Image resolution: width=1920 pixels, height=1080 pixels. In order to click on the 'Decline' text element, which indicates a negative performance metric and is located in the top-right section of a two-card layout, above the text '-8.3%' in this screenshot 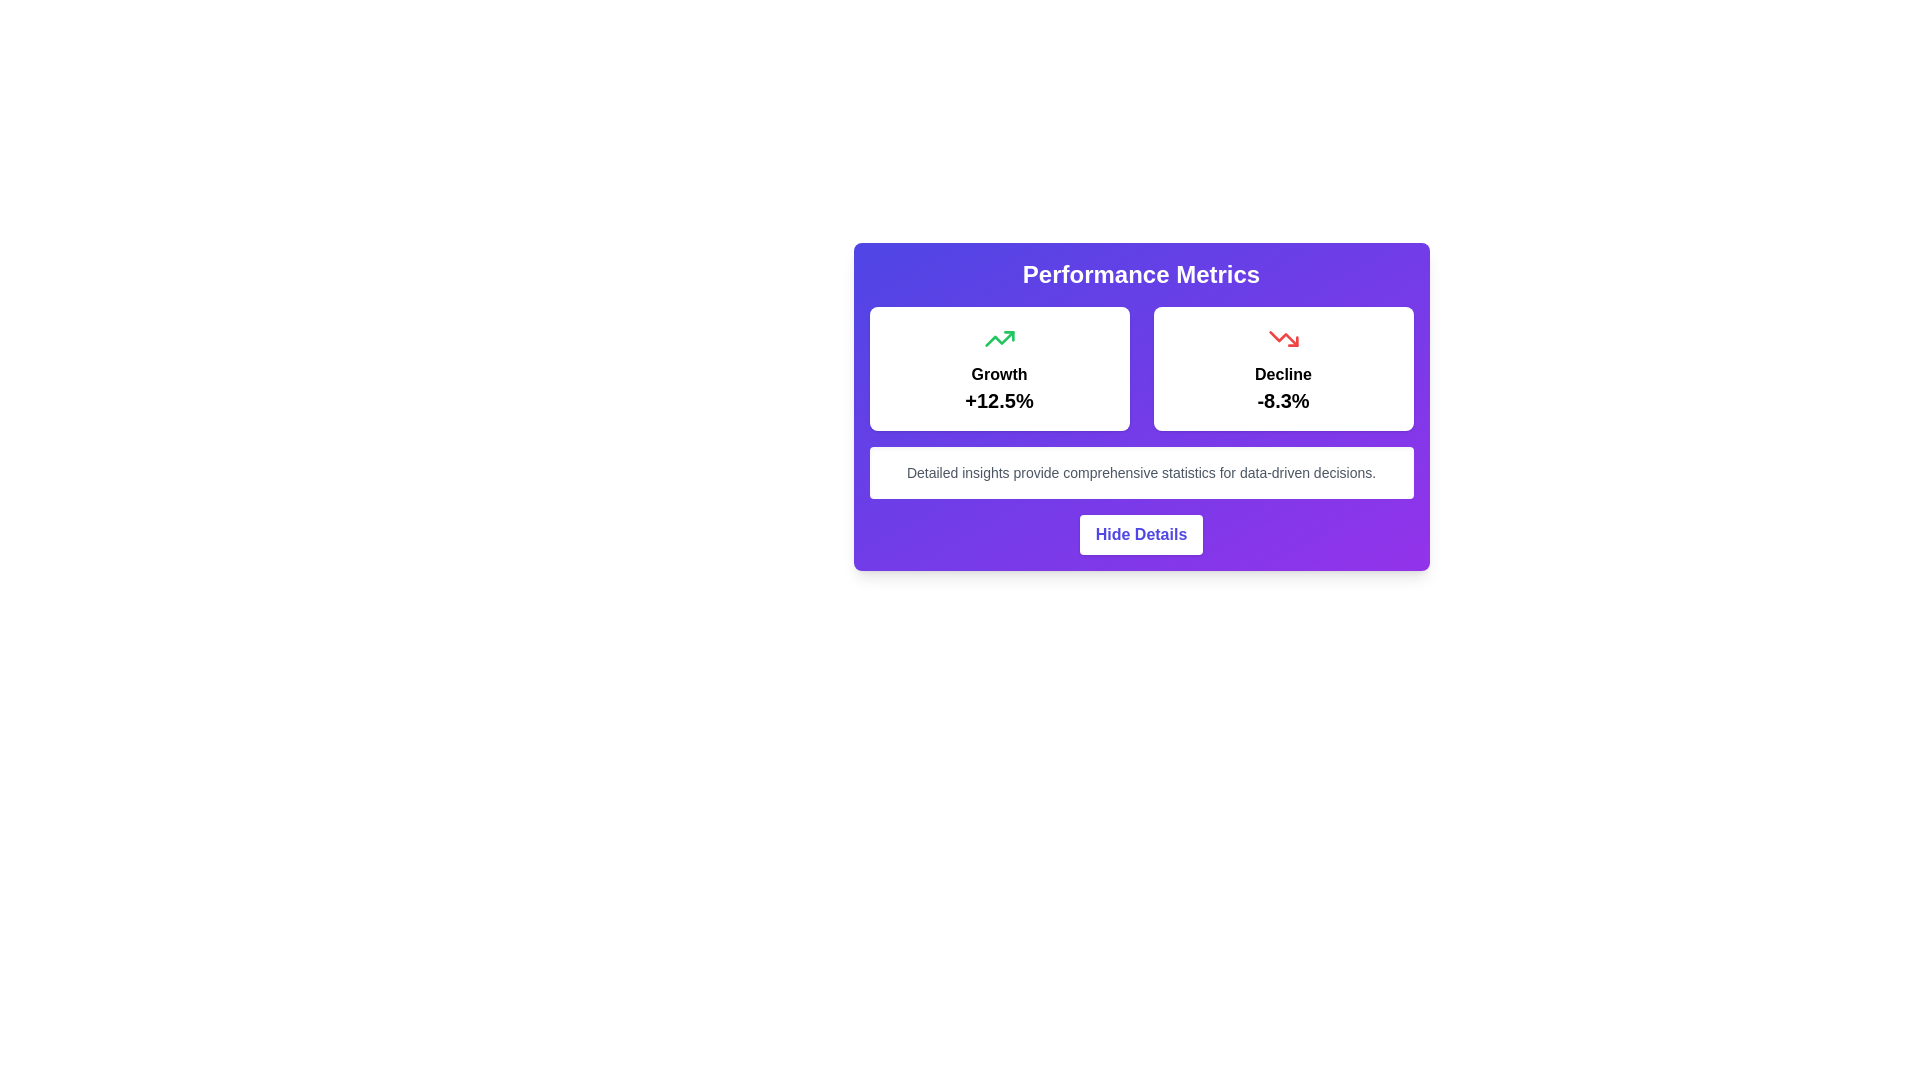, I will do `click(1283, 374)`.